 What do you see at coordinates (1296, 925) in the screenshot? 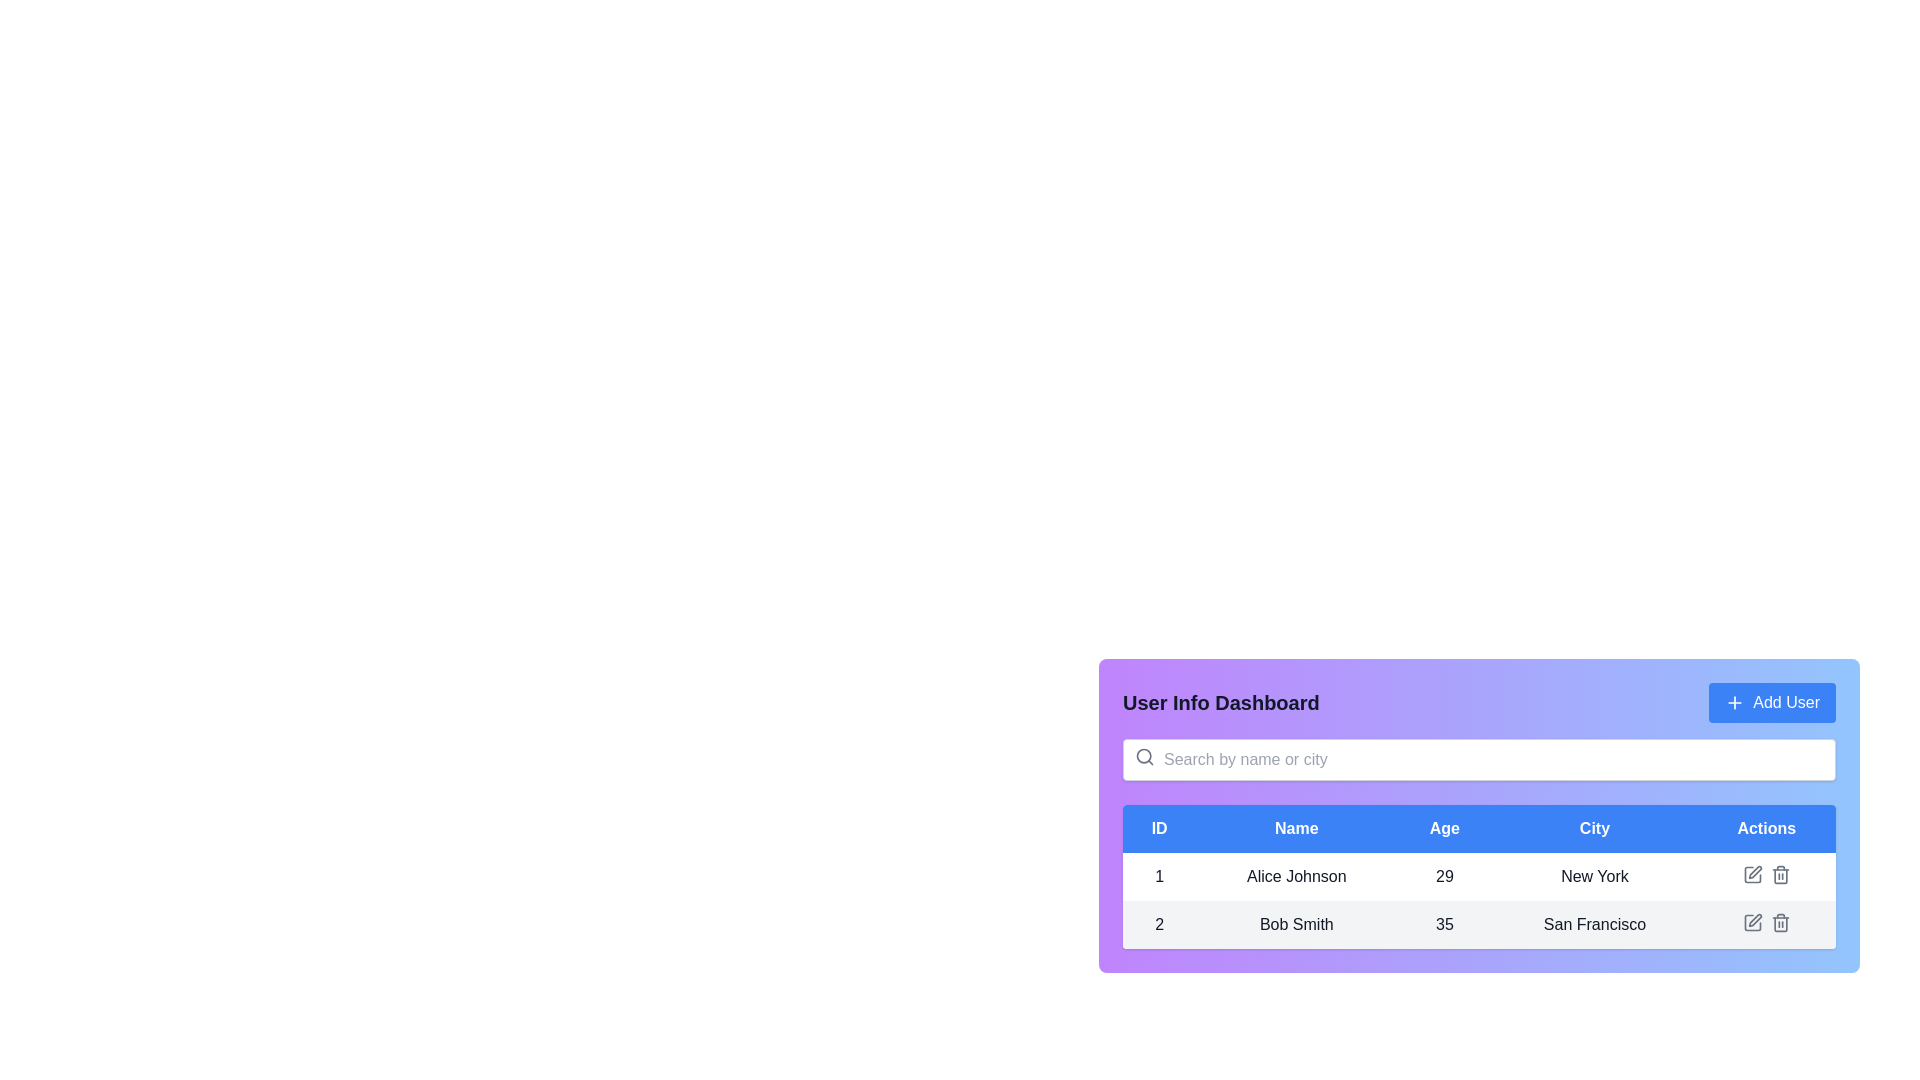
I see `text content of the element displaying 'Bob Smith', which is the second cell in the second row of the data table under the 'Name' column` at bounding box center [1296, 925].